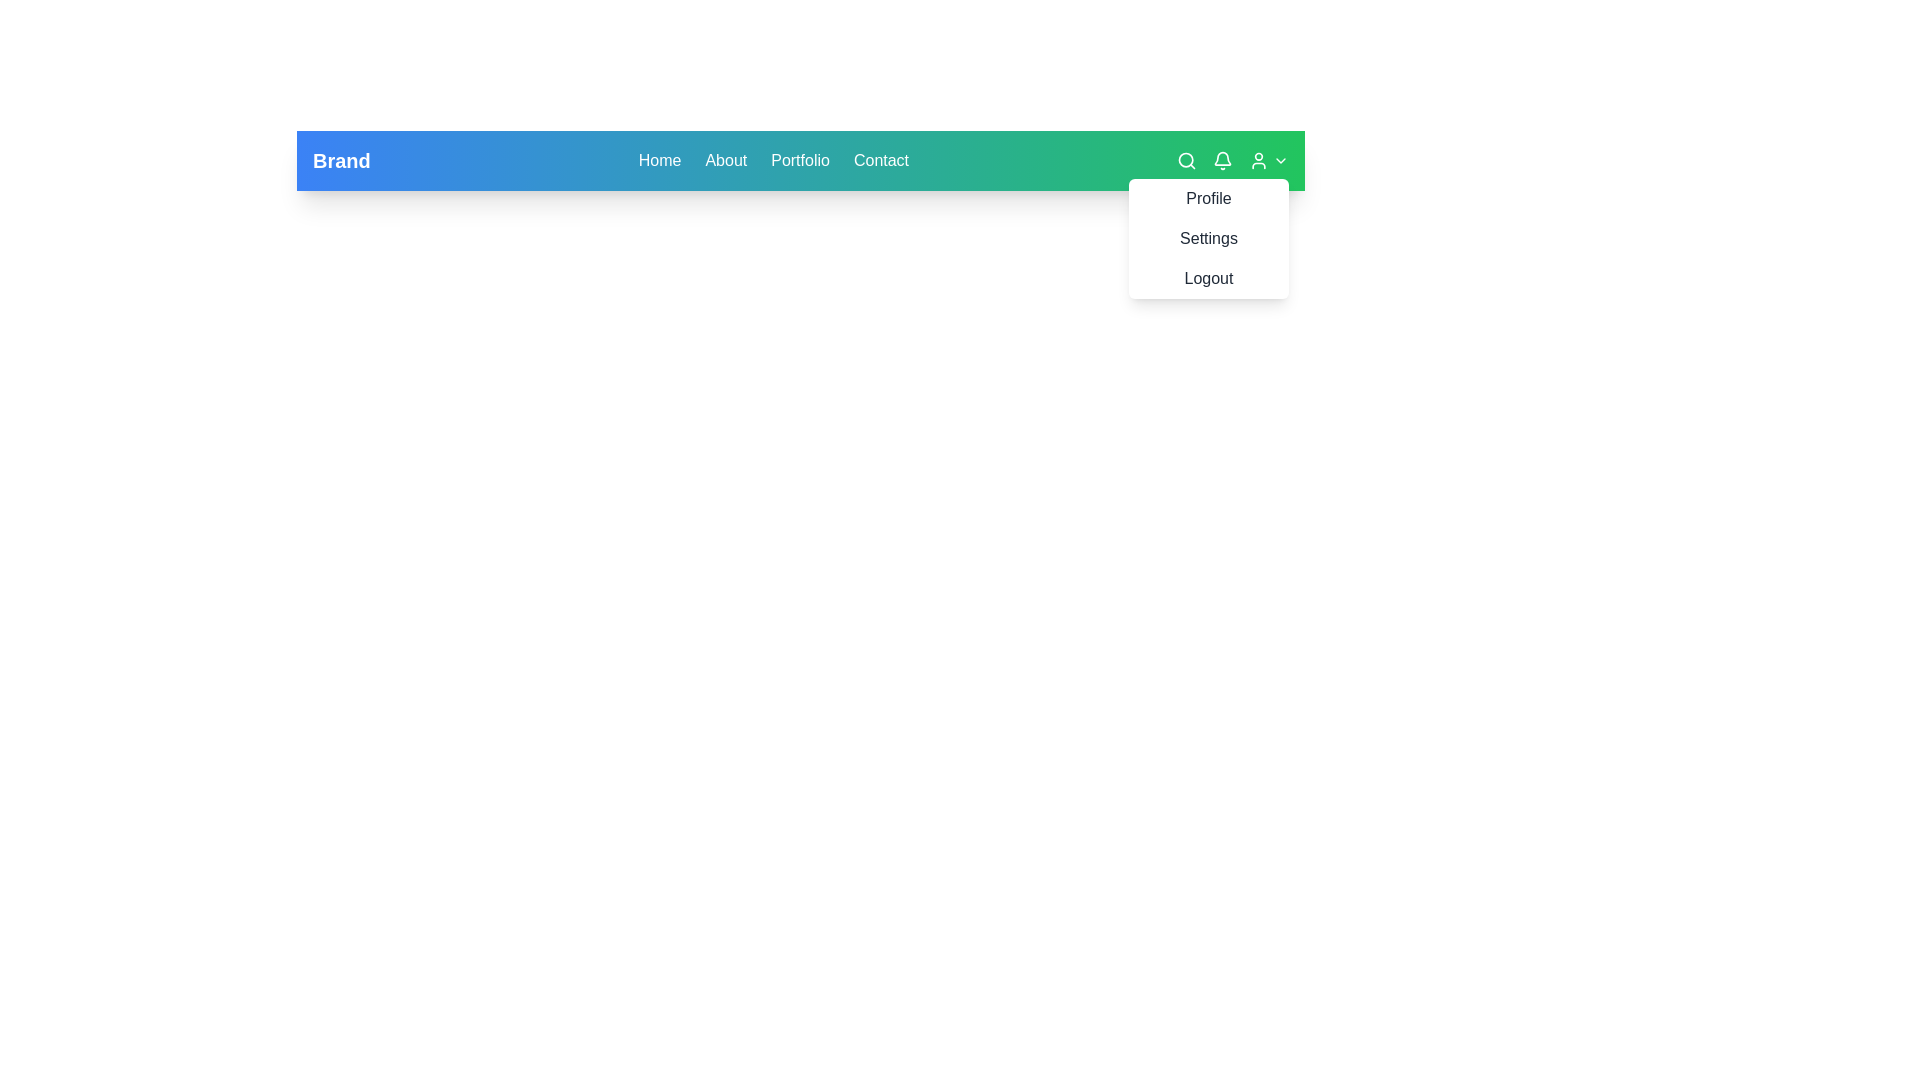 This screenshot has height=1080, width=1920. Describe the element at coordinates (1267, 160) in the screenshot. I see `the profile menu trigger located at the far right of the top navigation bar, which includes user and chevron icons` at that location.